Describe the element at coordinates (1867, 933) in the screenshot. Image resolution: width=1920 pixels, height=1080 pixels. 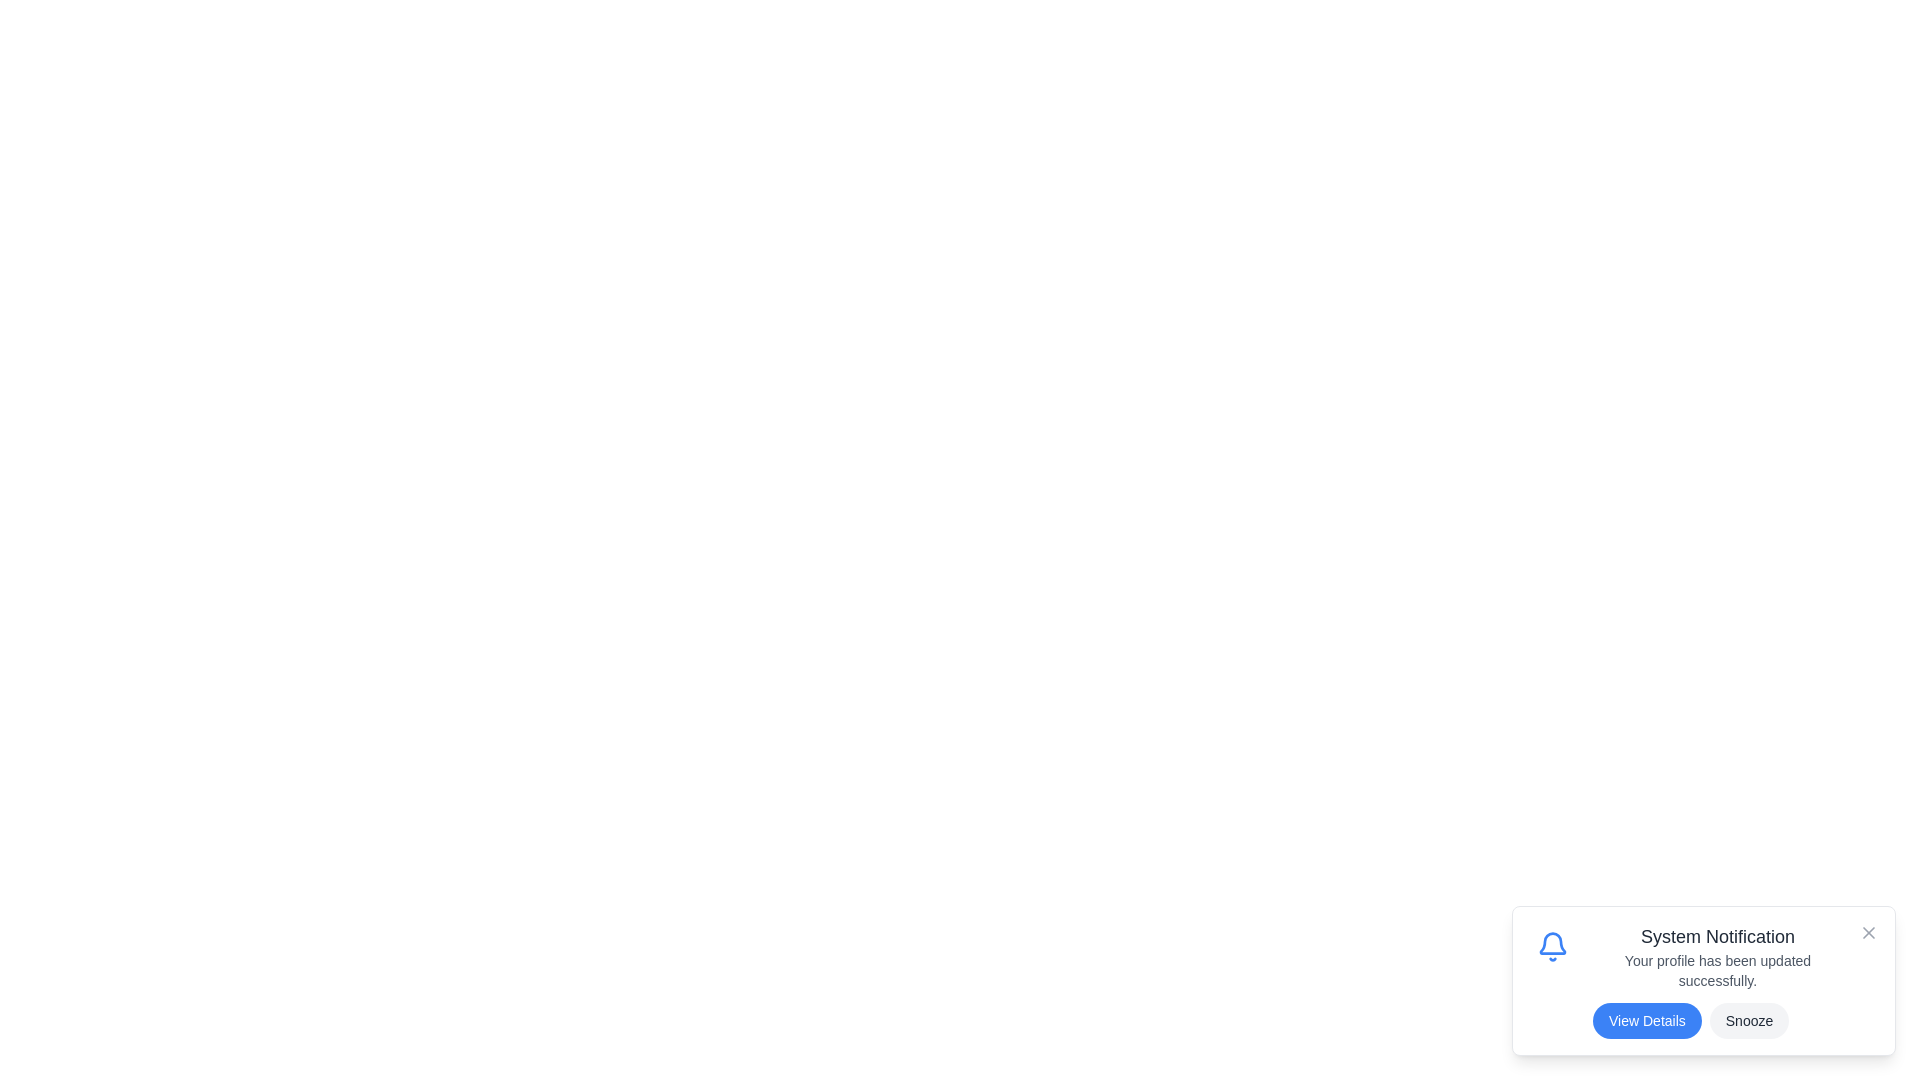
I see `the close button located in the rightmost section of the notification card's header` at that location.